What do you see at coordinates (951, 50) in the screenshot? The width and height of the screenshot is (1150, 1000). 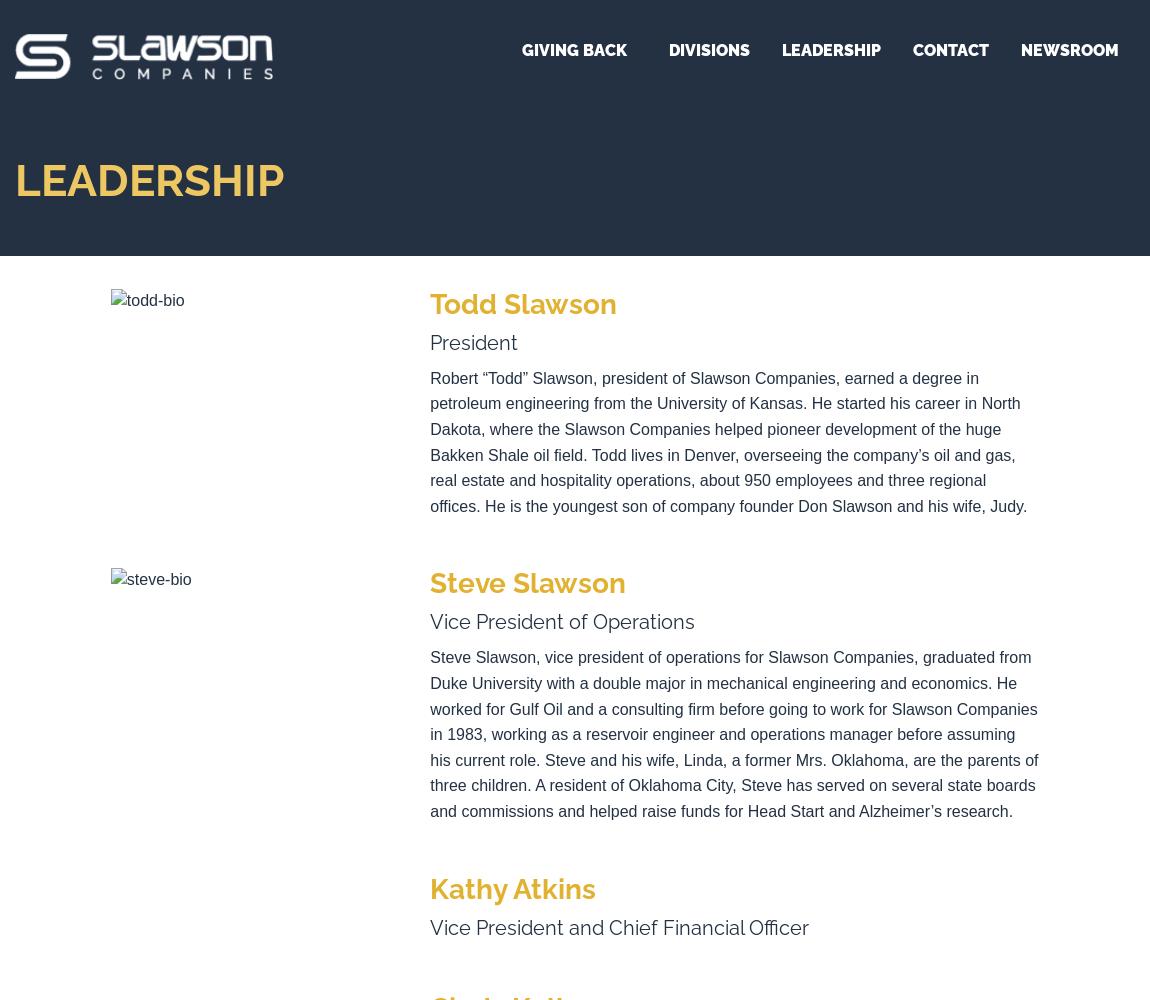 I see `'CONTACT'` at bounding box center [951, 50].